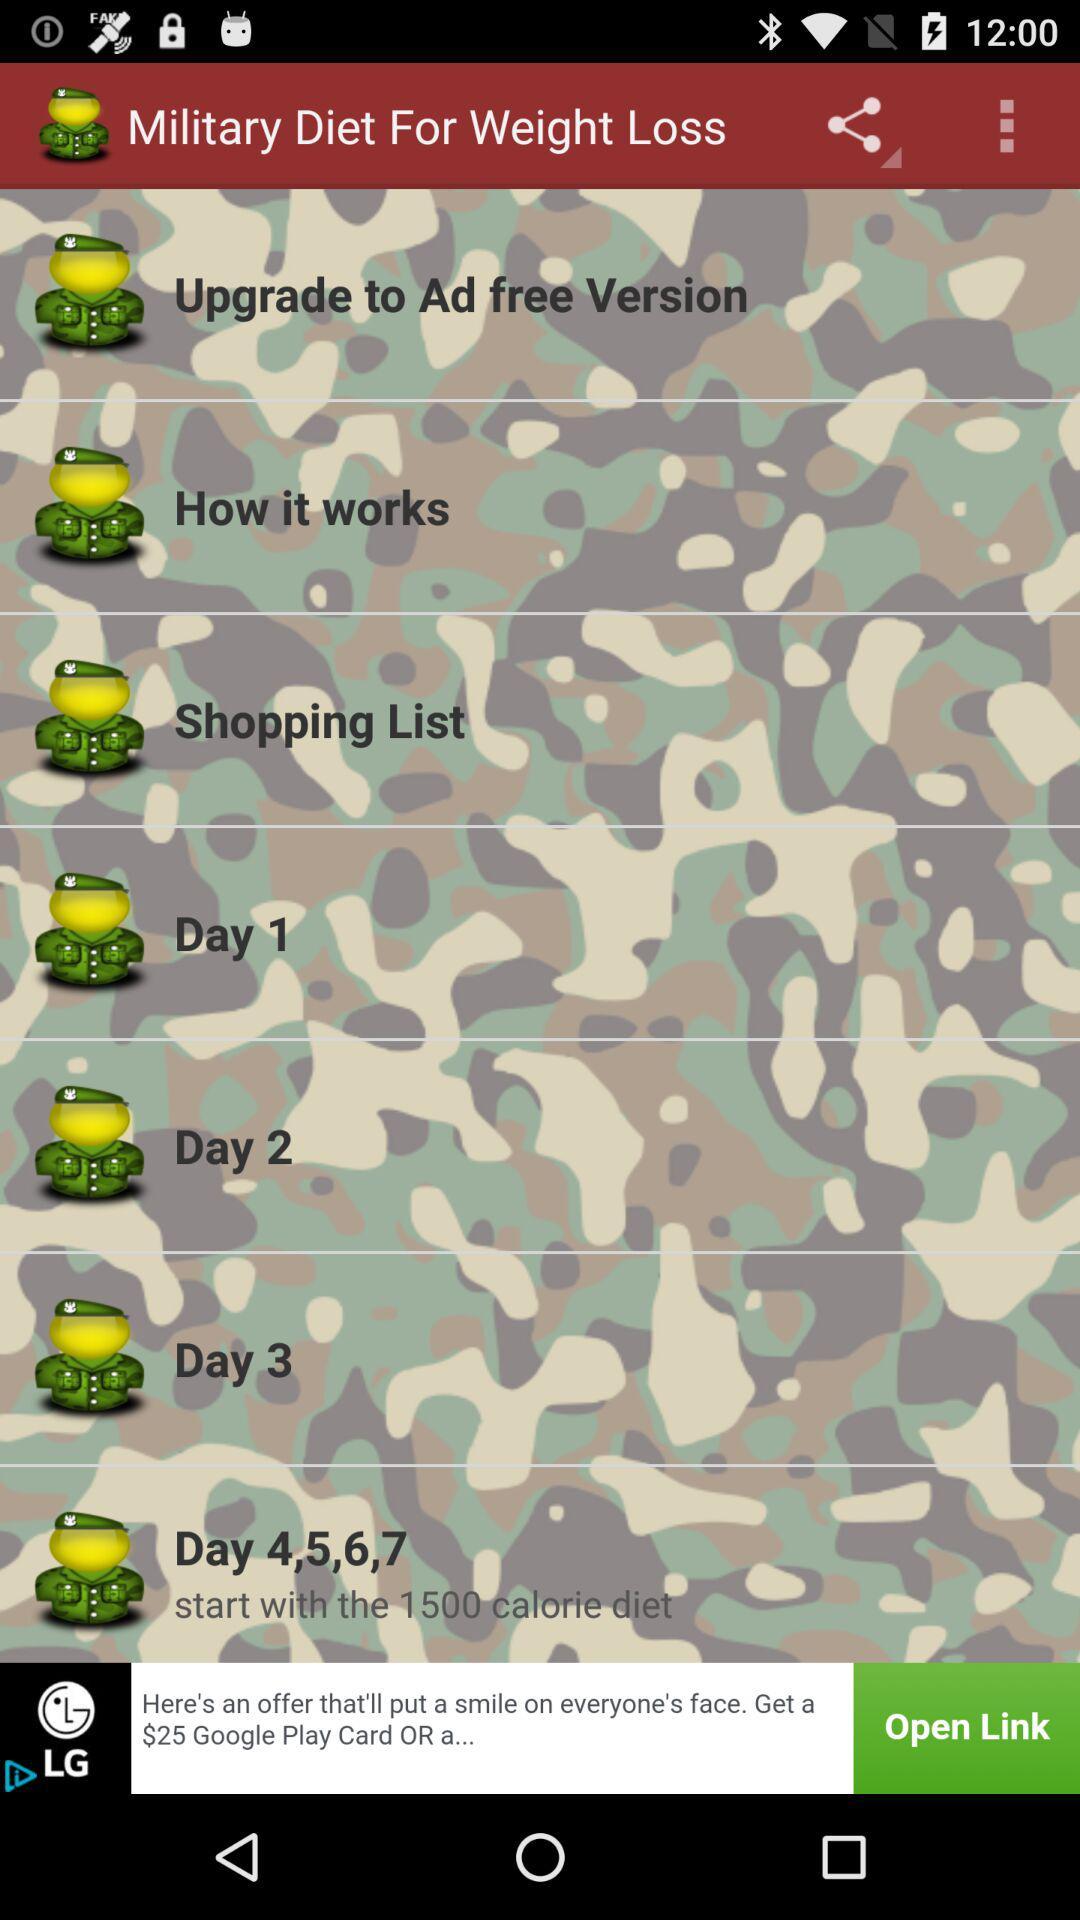  I want to click on open advertisement, so click(540, 1727).